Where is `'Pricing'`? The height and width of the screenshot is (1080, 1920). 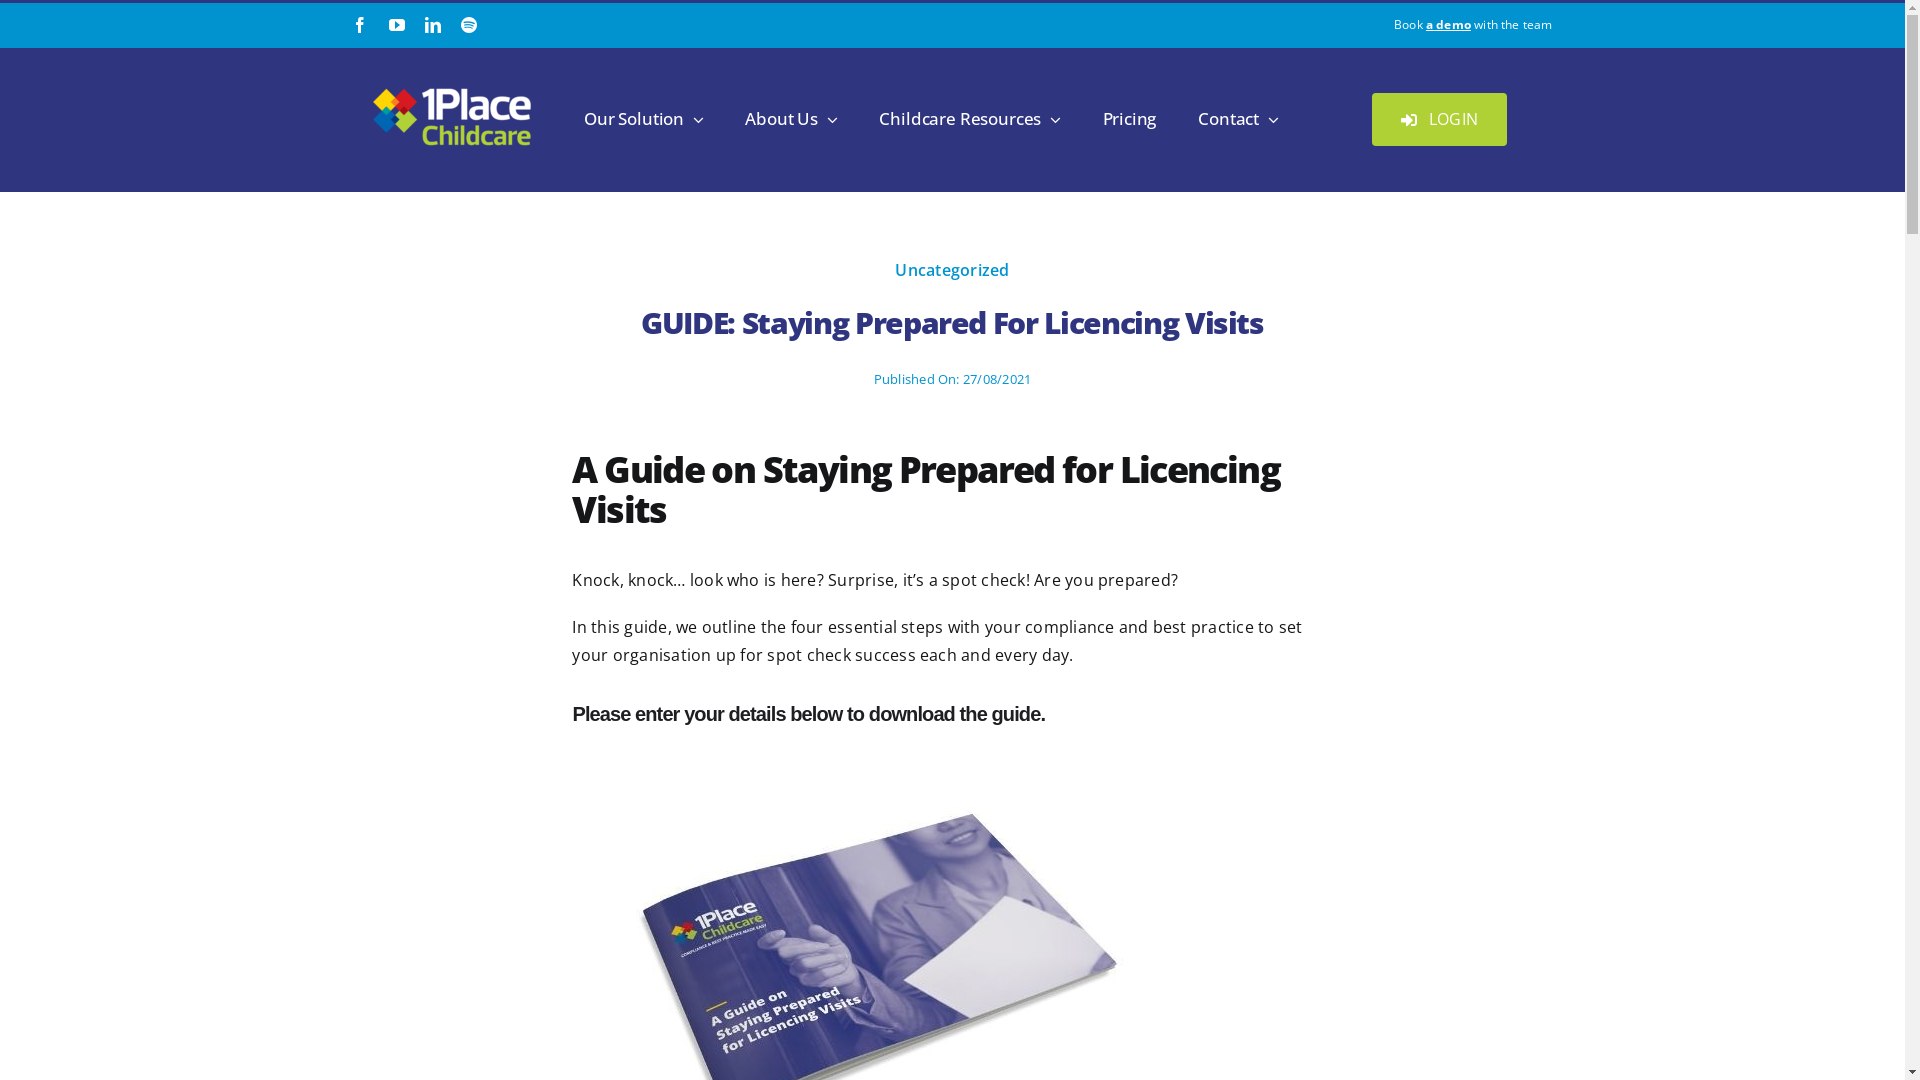
'Pricing' is located at coordinates (1129, 119).